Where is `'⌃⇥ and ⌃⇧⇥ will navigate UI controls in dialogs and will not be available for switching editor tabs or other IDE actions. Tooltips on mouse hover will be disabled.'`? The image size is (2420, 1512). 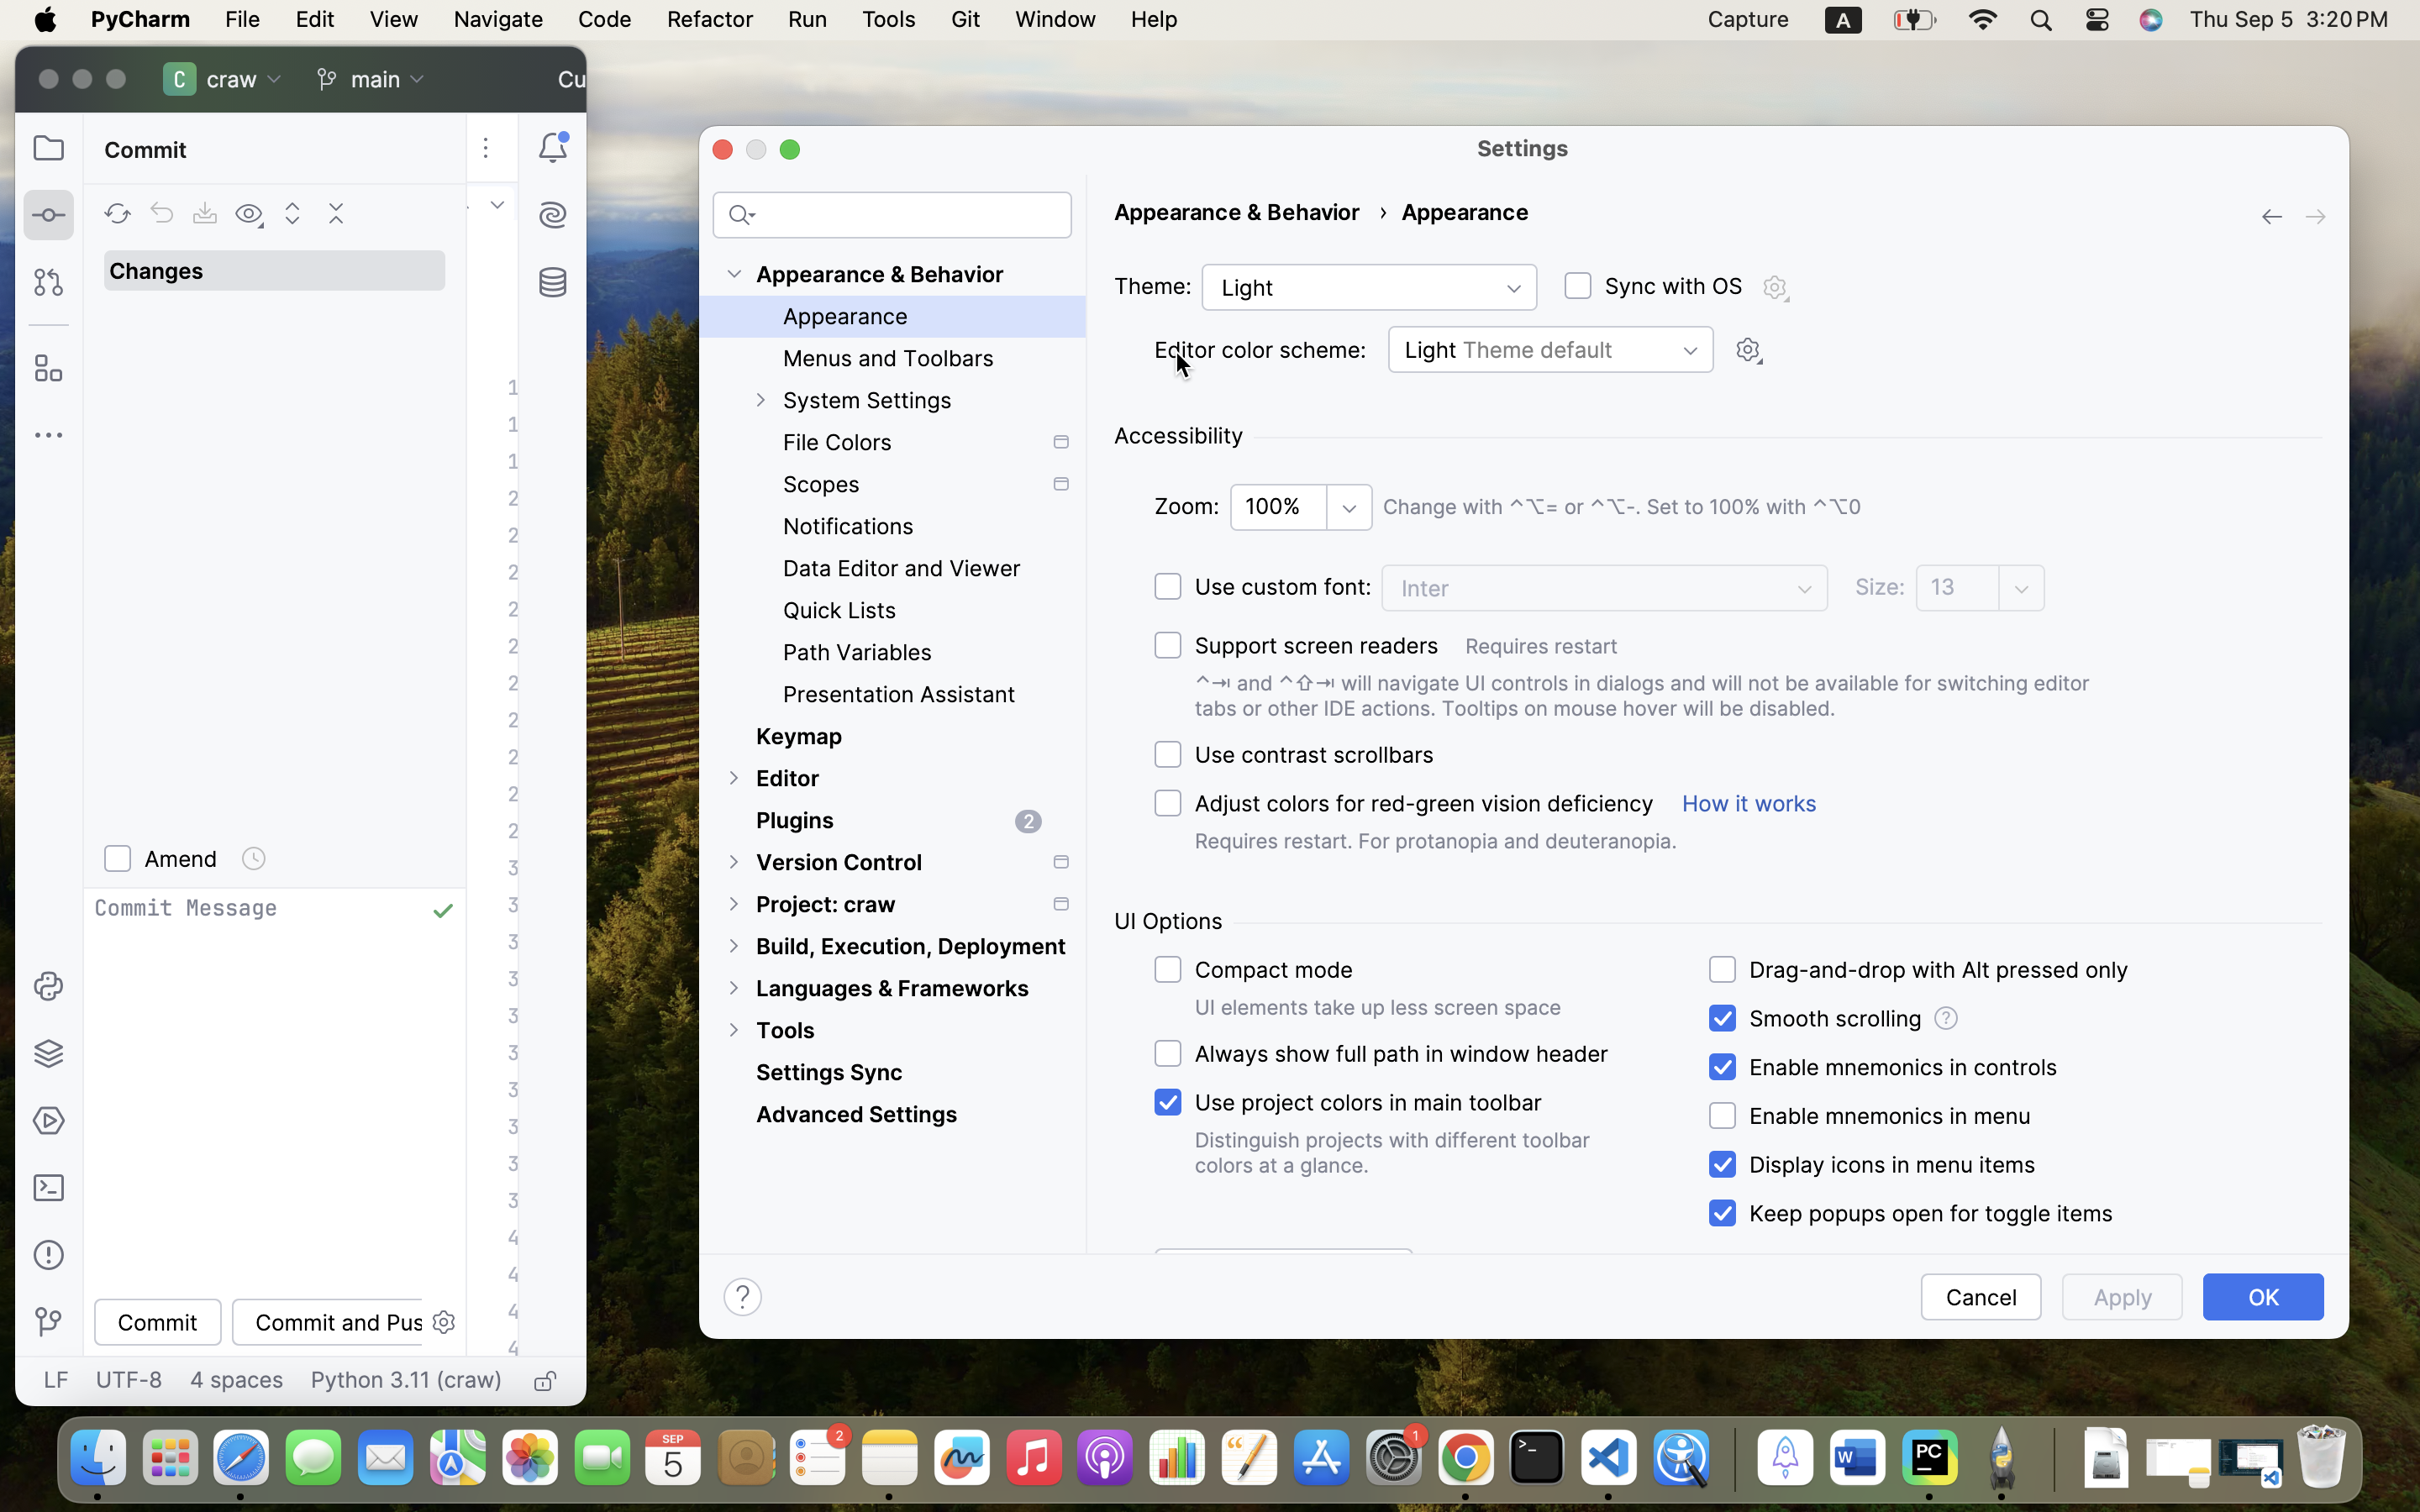 '⌃⇥ and ⌃⇧⇥ will navigate UI controls in dialogs and will not be available for switching editor tabs or other IDE actions. Tooltips on mouse hover will be disabled.' is located at coordinates (1665, 696).